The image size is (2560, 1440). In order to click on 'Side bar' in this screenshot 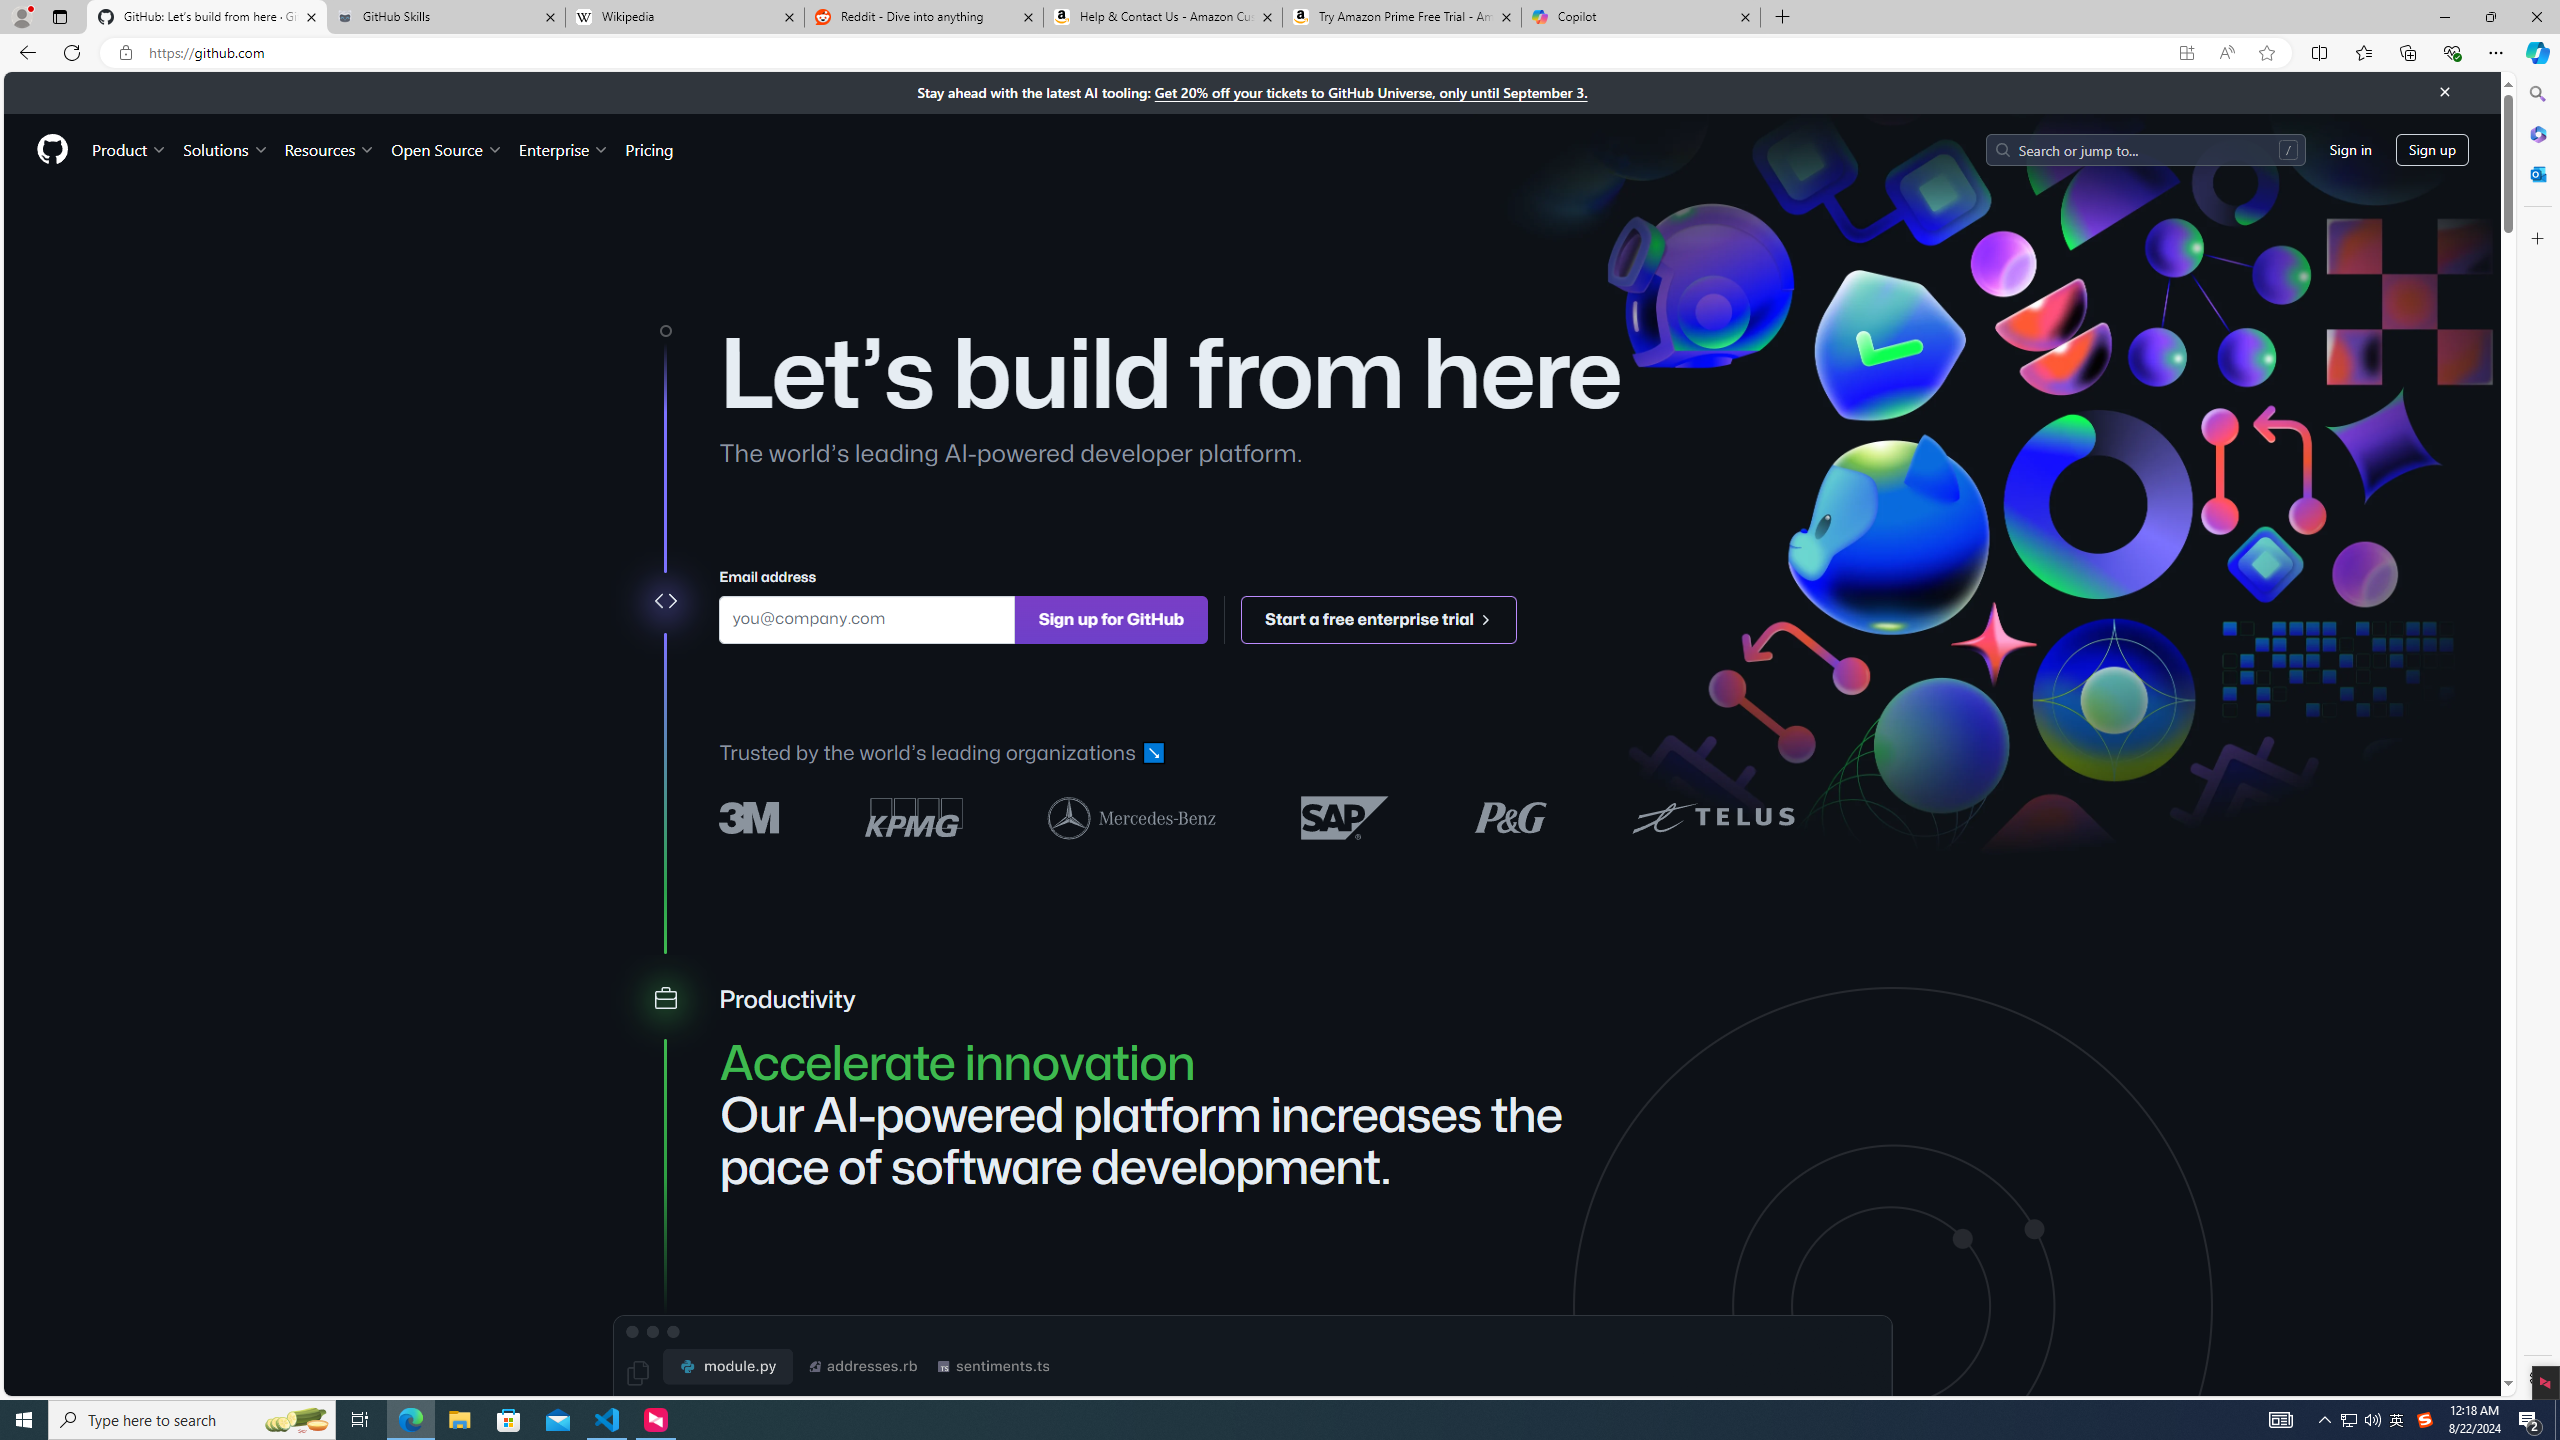, I will do `click(2537, 735)`.